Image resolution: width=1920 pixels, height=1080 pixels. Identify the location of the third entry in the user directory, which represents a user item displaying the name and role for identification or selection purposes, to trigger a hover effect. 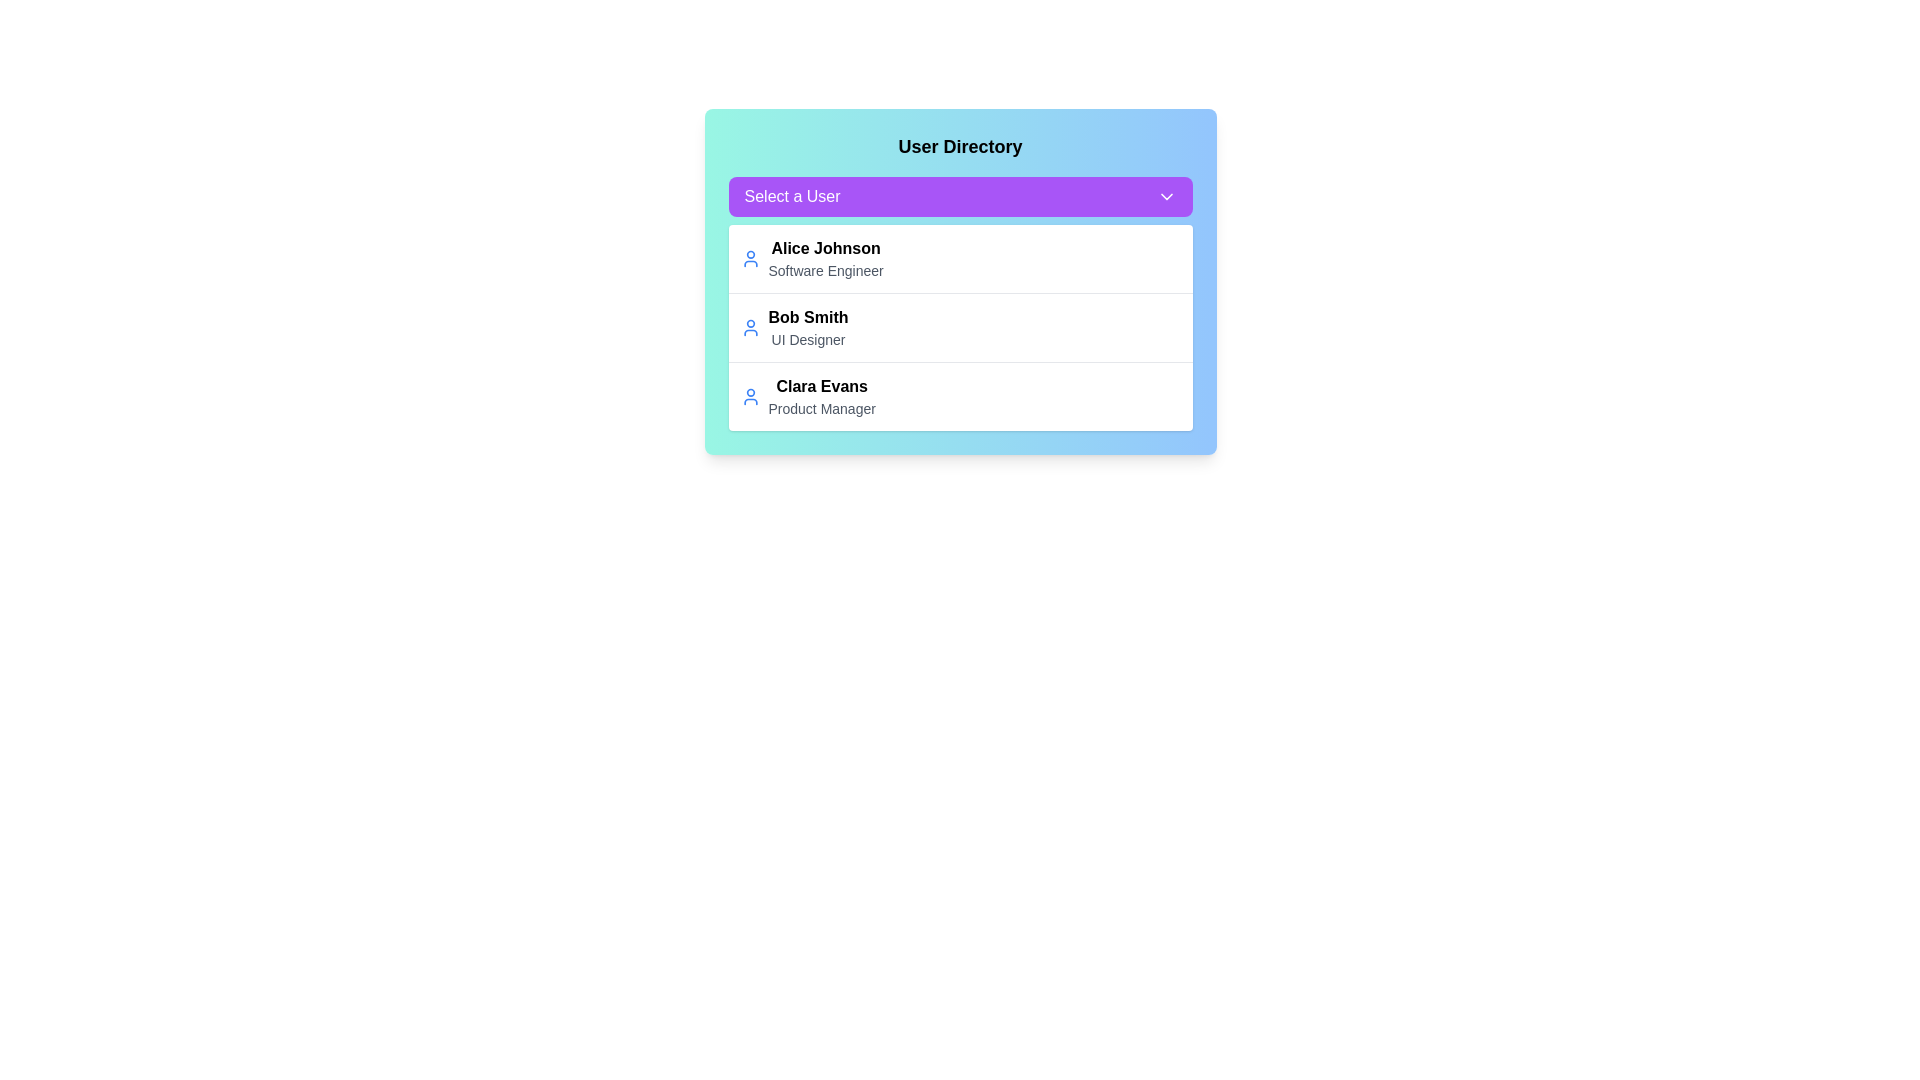
(960, 396).